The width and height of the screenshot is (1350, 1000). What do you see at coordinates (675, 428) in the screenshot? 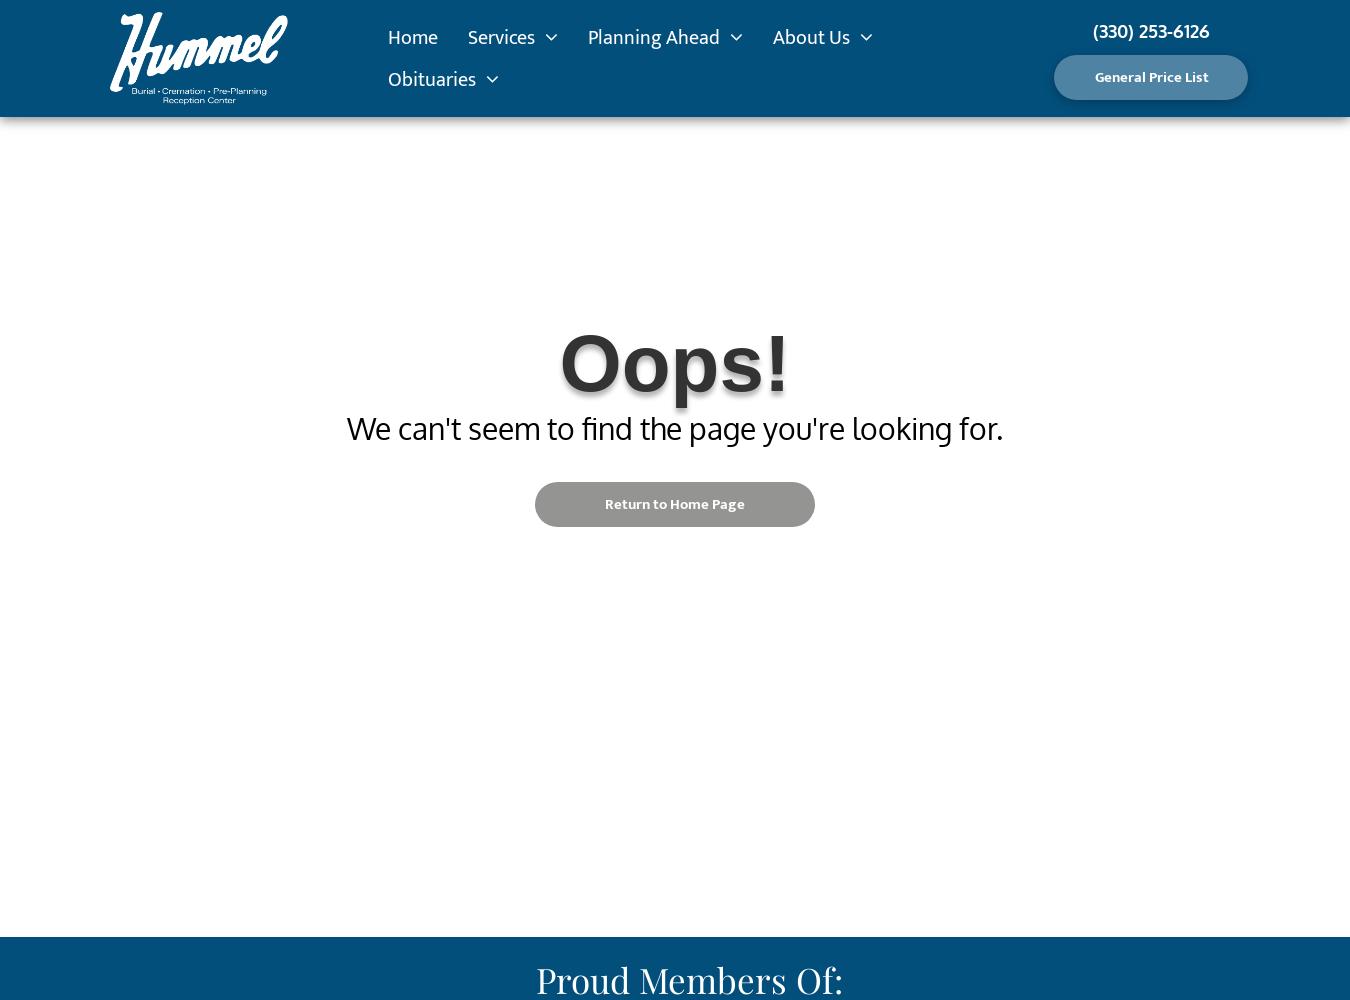
I see `'We can't seem to find the page you're looking for.'` at bounding box center [675, 428].